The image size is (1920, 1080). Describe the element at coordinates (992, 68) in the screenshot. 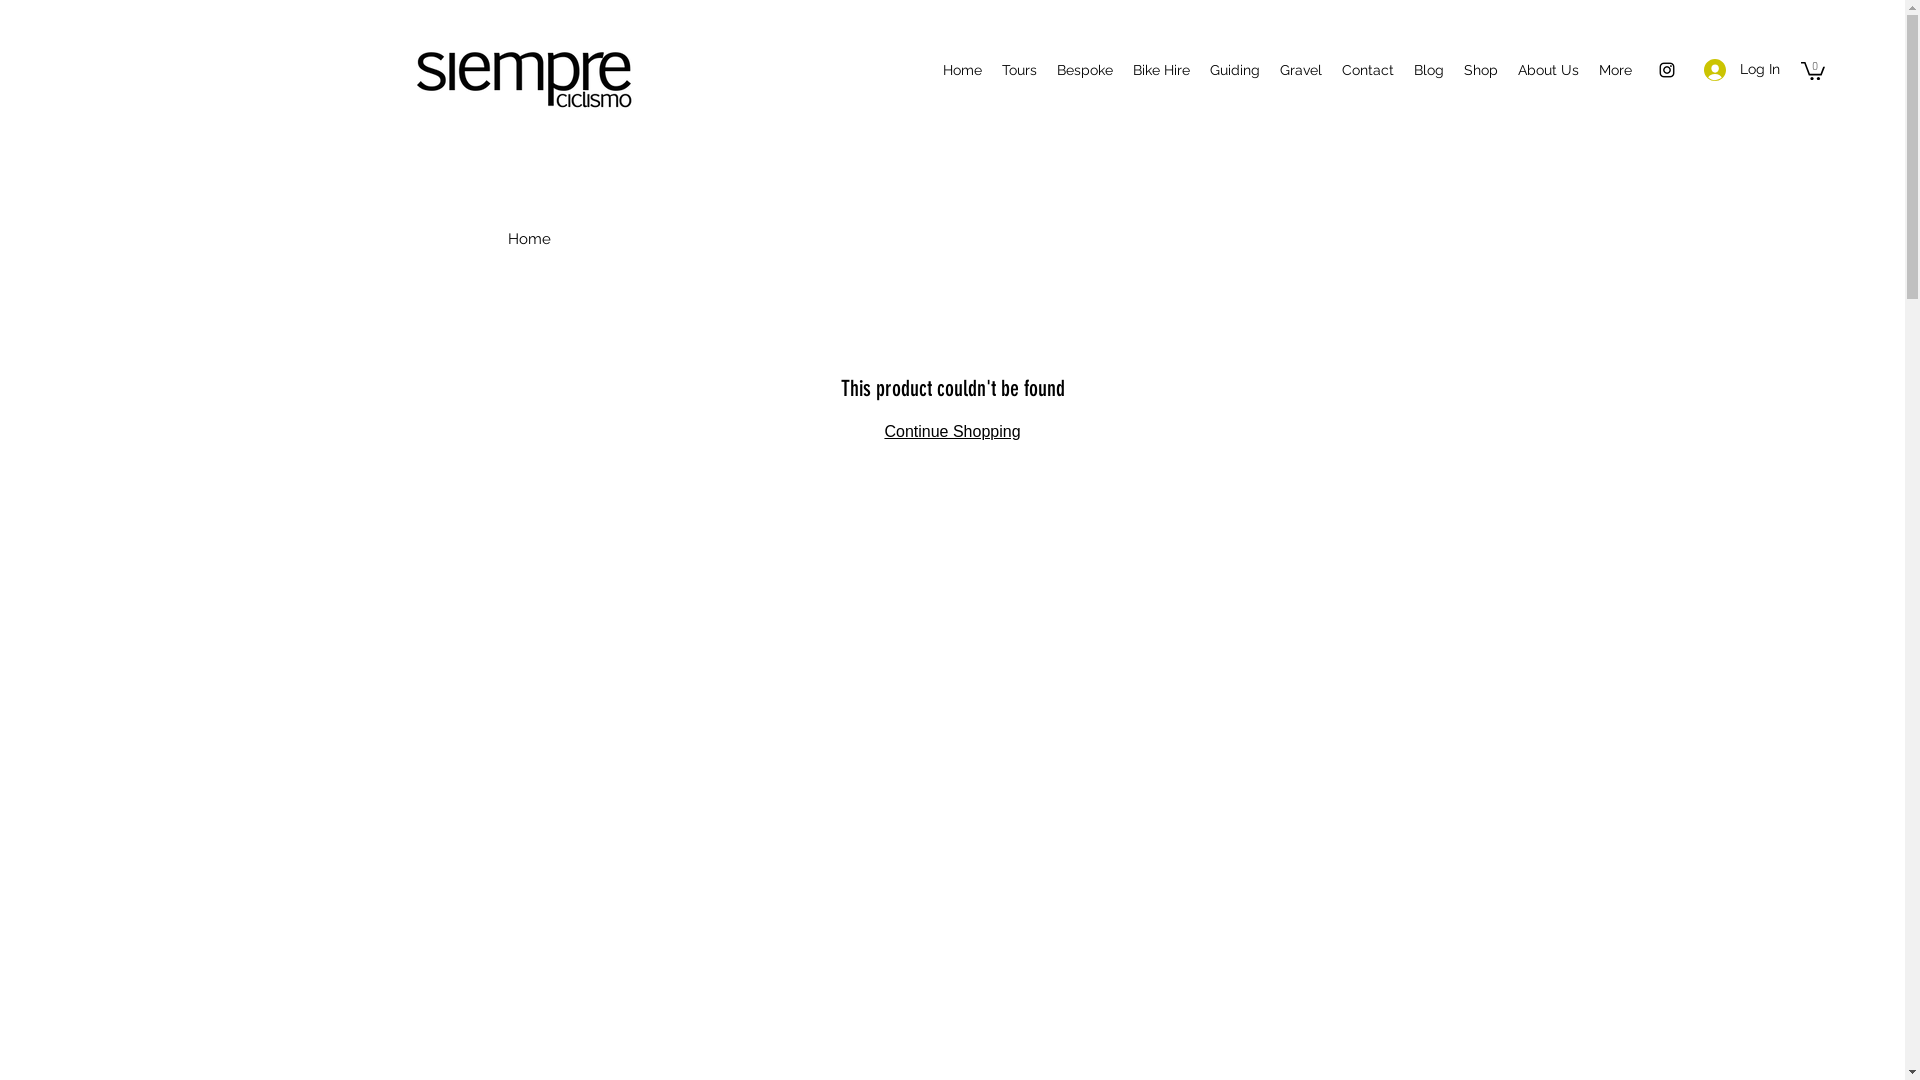

I see `'Tours'` at that location.